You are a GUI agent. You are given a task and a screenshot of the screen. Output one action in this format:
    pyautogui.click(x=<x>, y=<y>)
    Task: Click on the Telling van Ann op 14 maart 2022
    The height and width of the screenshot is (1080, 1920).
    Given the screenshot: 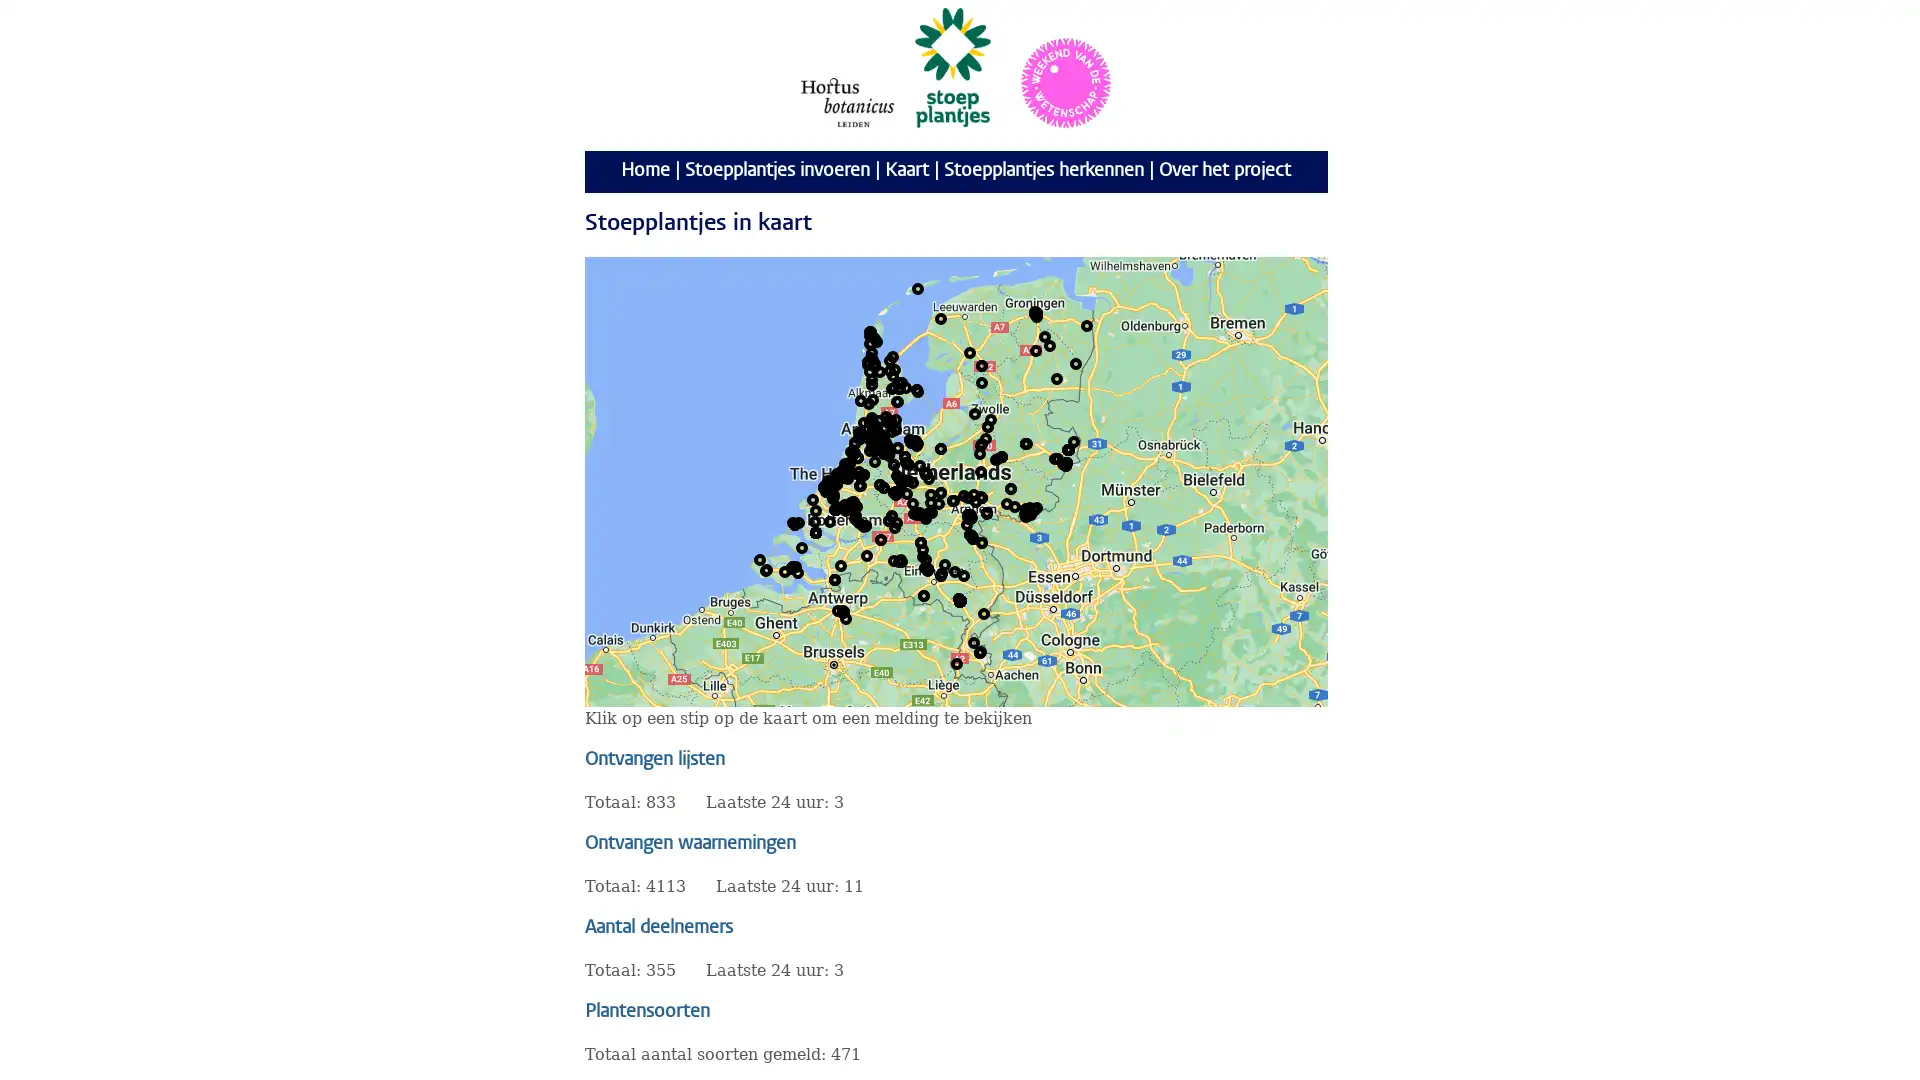 What is the action you would take?
    pyautogui.click(x=930, y=493)
    